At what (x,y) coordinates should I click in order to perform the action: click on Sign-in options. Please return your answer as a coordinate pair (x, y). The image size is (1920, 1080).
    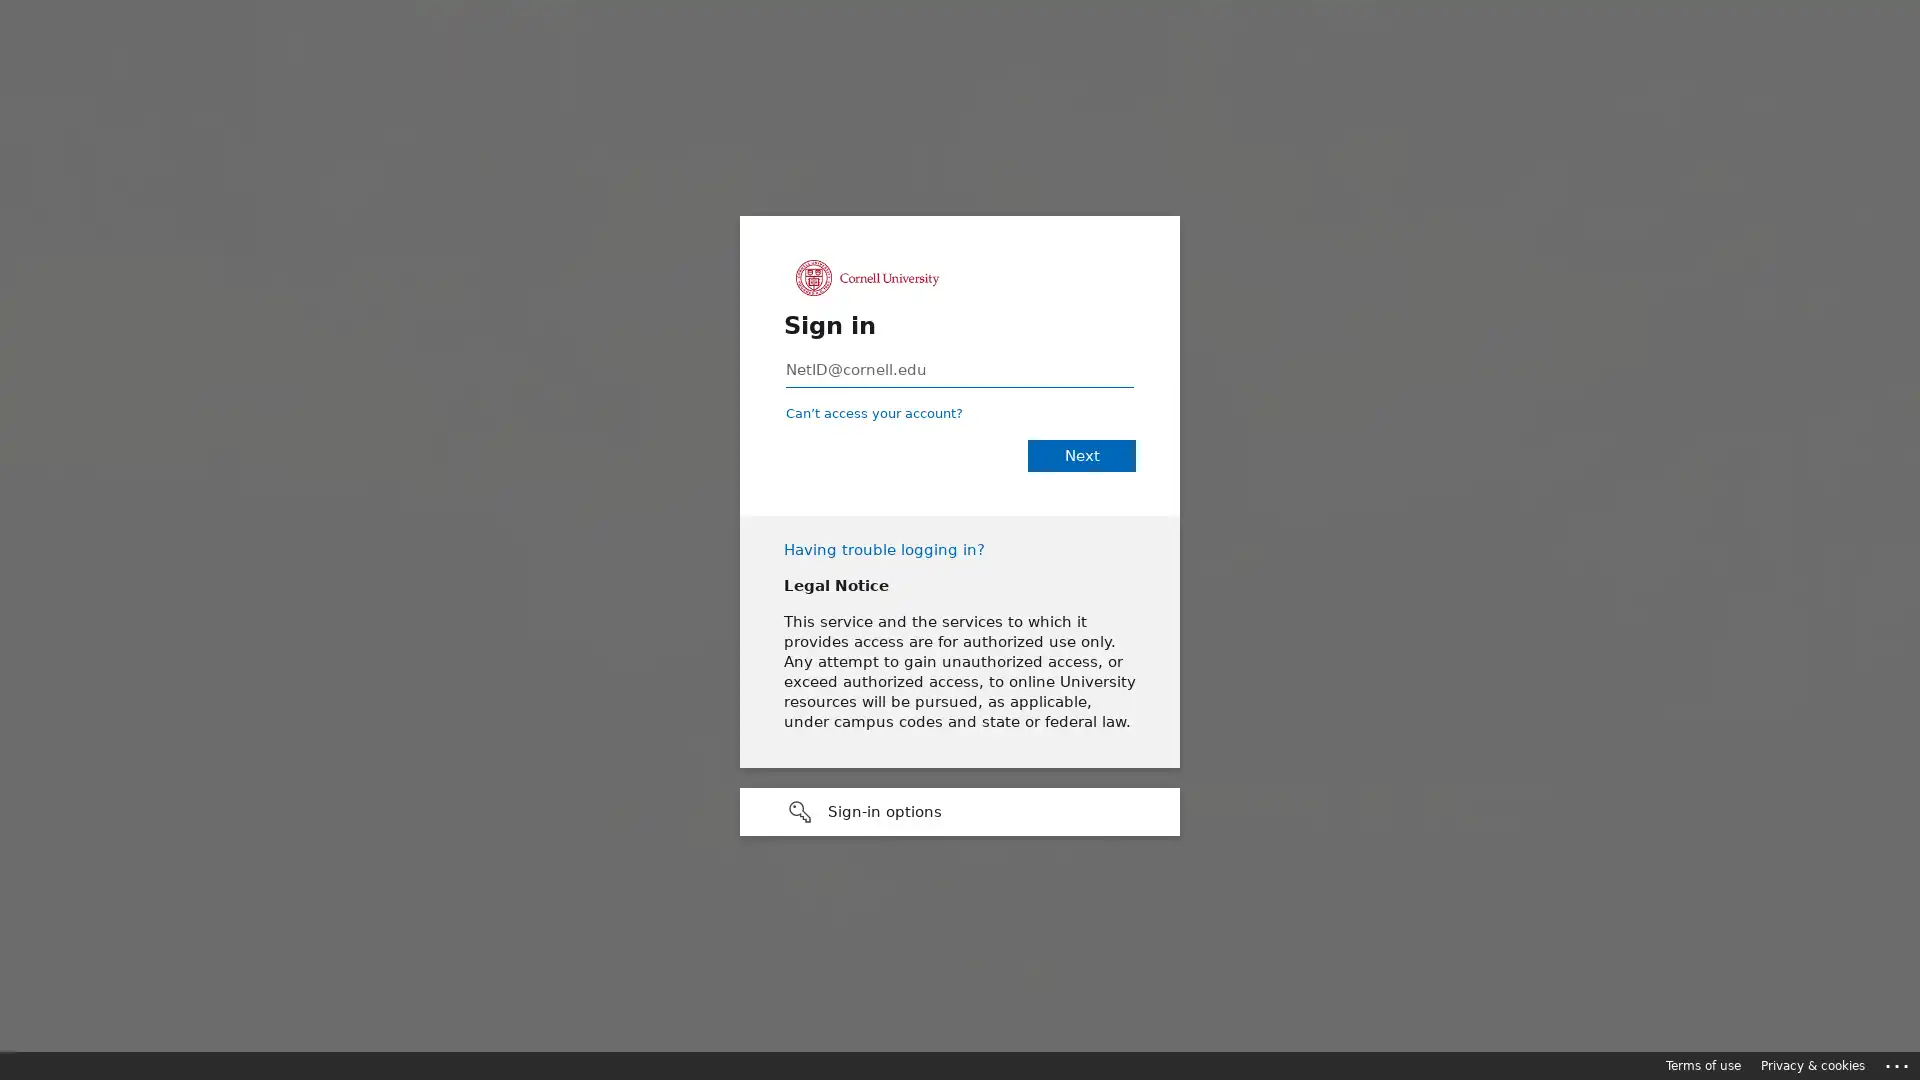
    Looking at the image, I should click on (960, 812).